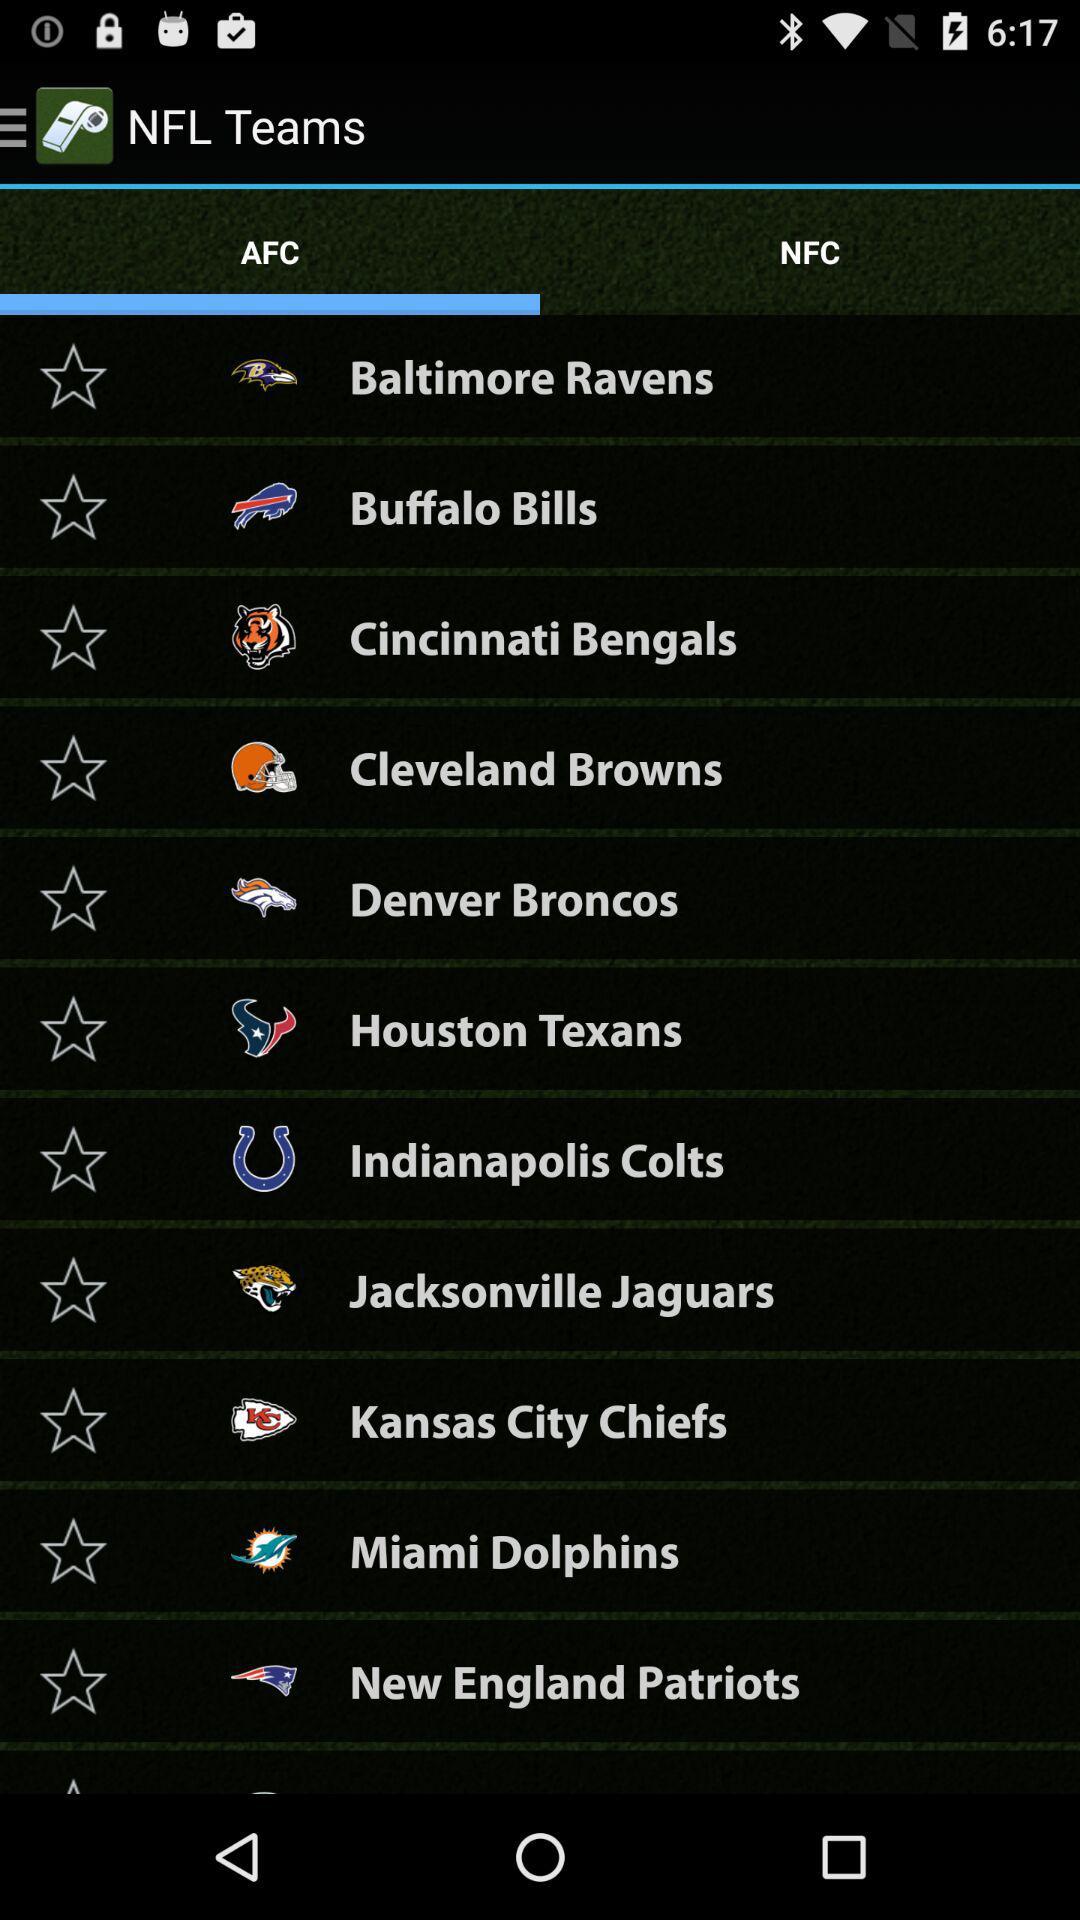  What do you see at coordinates (530, 376) in the screenshot?
I see `baltimore ravens app` at bounding box center [530, 376].